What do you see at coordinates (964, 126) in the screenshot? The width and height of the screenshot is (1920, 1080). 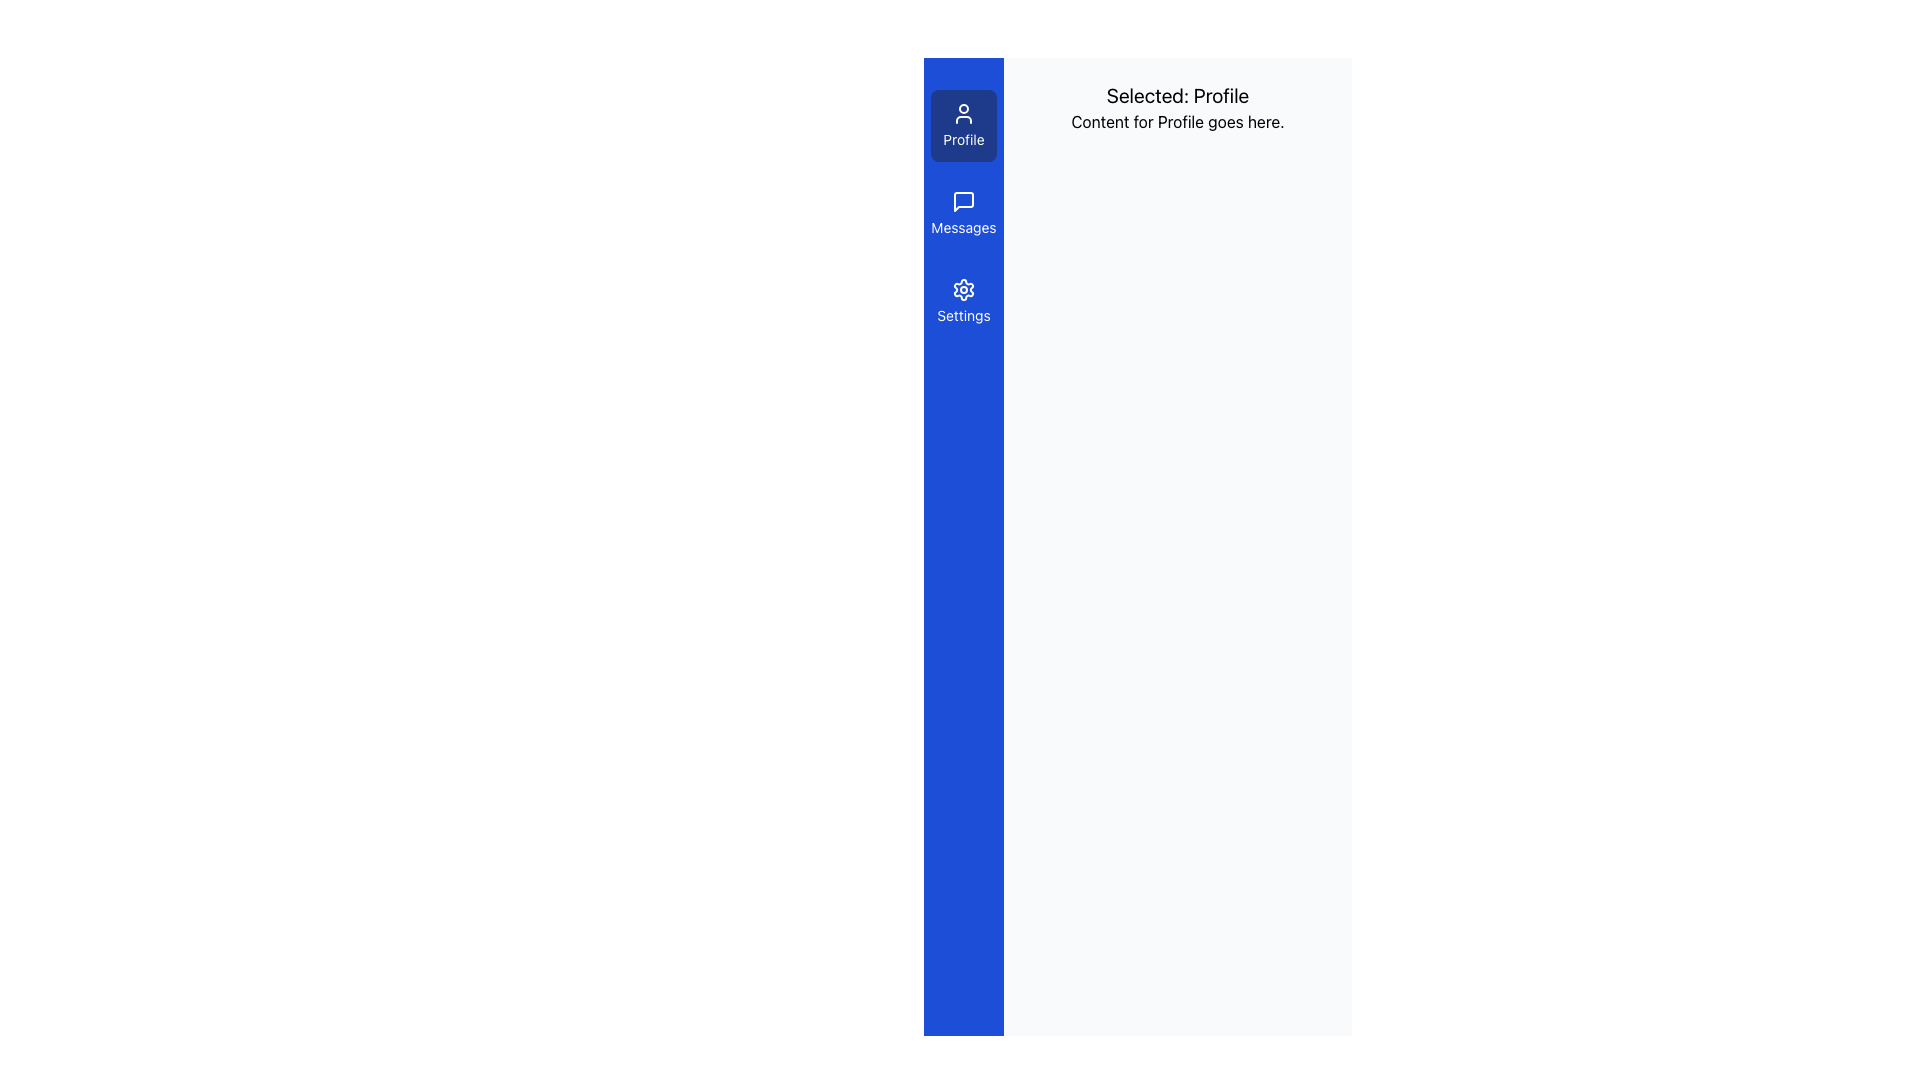 I see `the Profile navigation item, which features a user profile icon and the label 'Profile' below it` at bounding box center [964, 126].